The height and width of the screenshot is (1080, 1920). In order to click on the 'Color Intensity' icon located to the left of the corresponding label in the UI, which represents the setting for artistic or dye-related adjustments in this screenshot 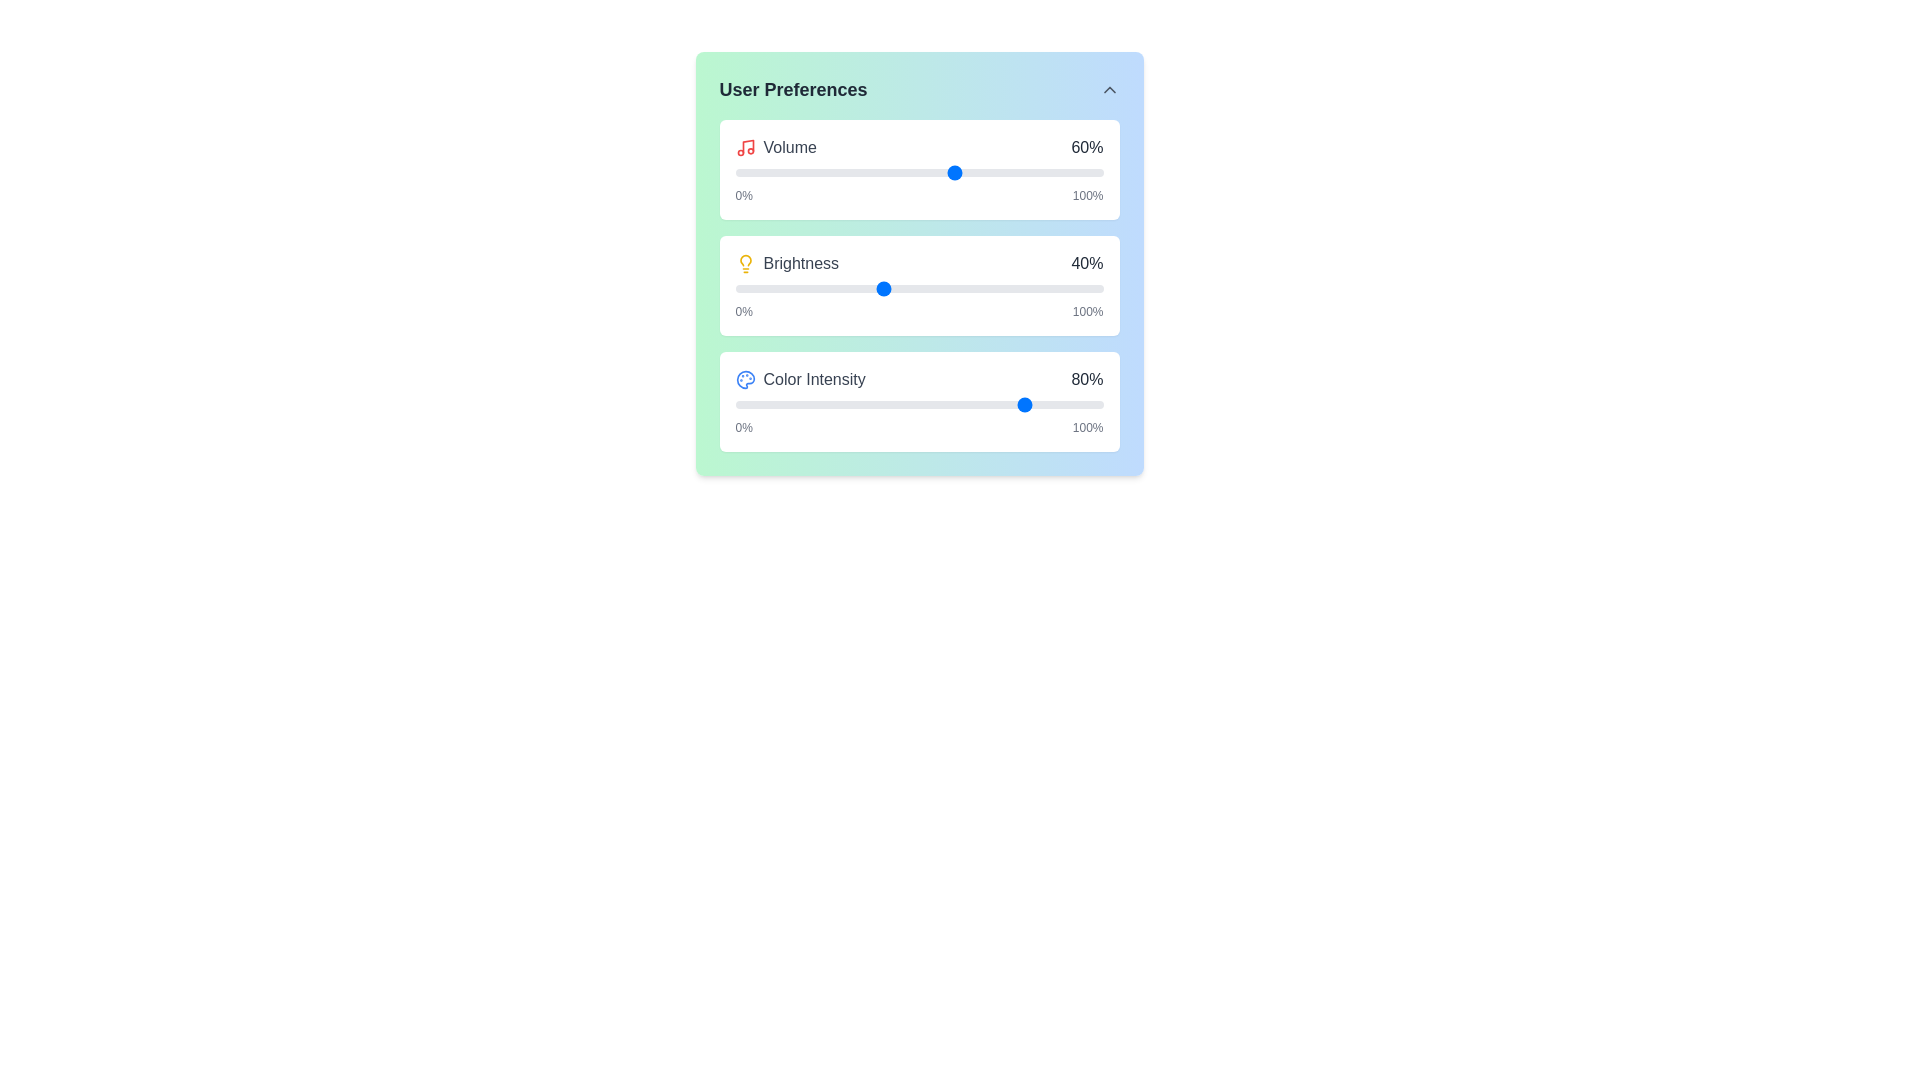, I will do `click(744, 380)`.